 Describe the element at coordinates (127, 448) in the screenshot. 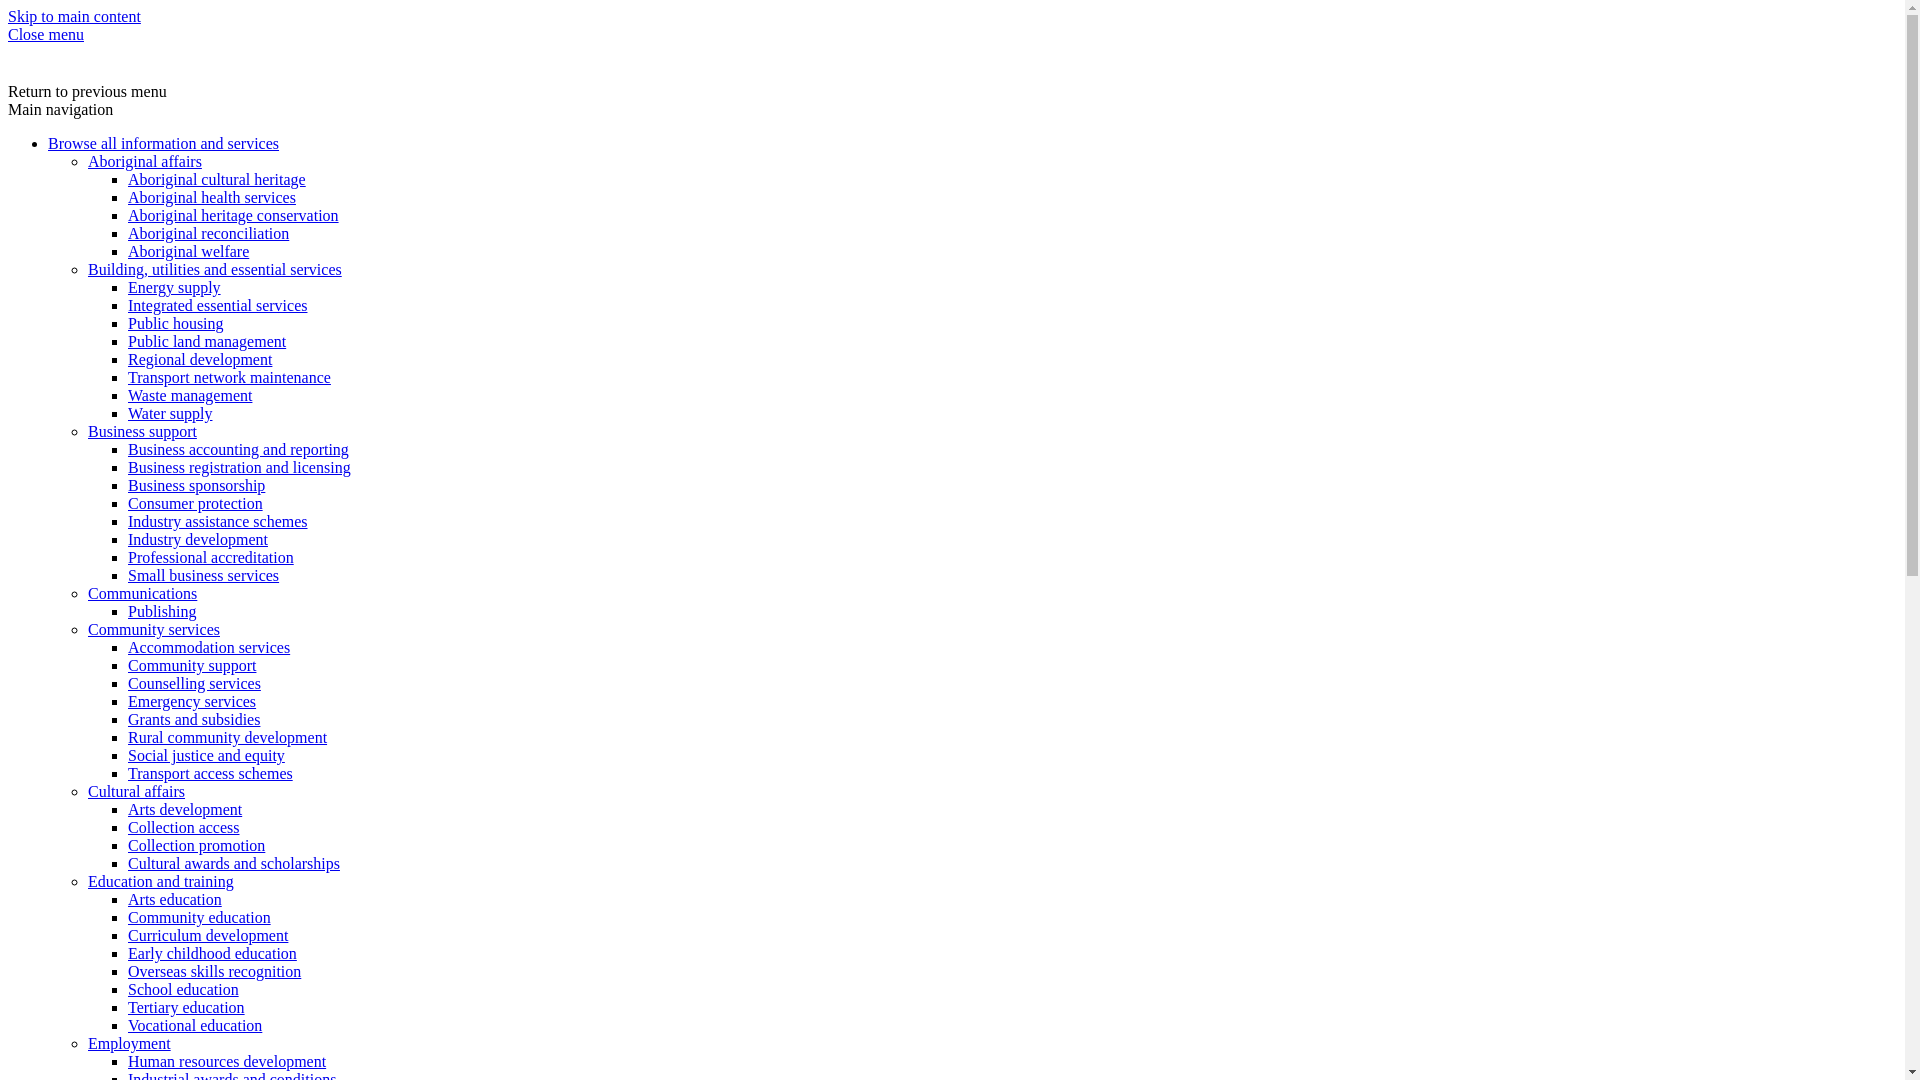

I see `'Business accounting and reporting'` at that location.